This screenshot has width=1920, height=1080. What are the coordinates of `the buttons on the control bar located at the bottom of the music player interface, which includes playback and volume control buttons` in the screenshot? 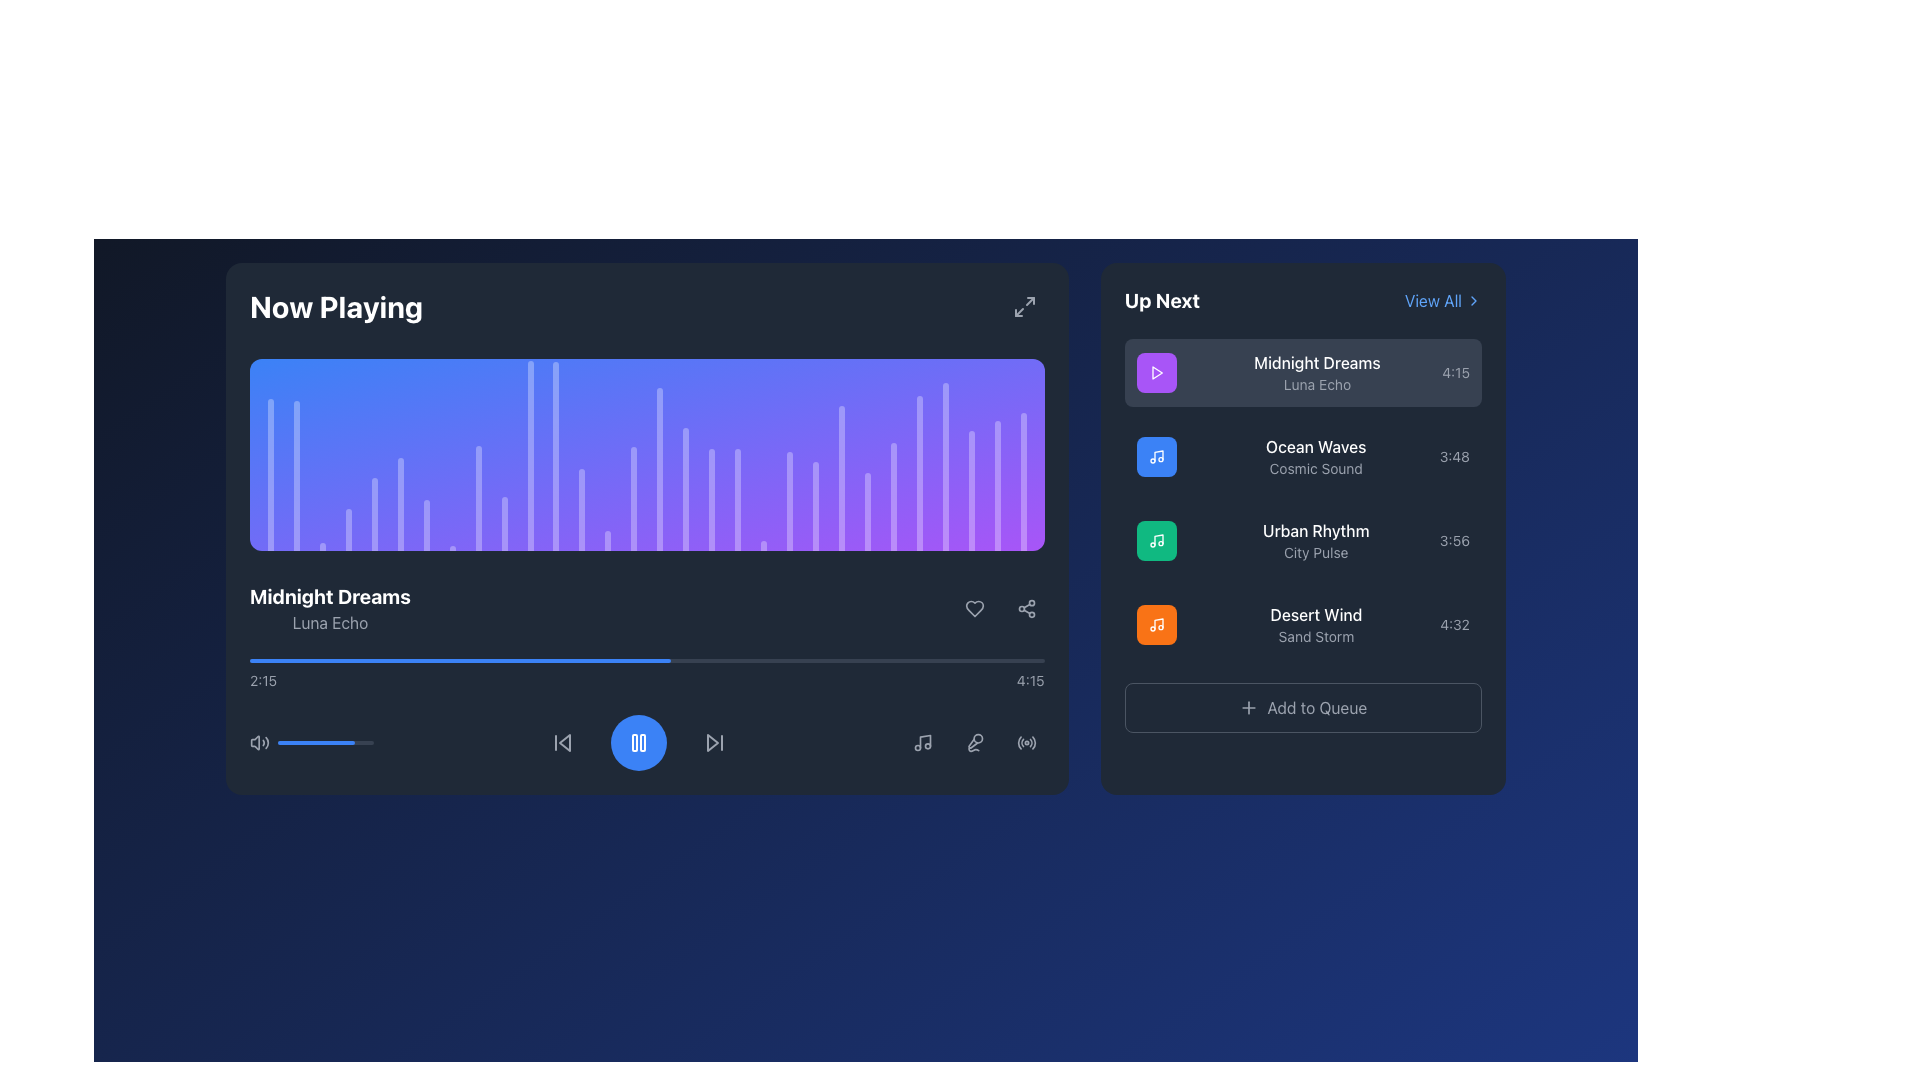 It's located at (647, 743).